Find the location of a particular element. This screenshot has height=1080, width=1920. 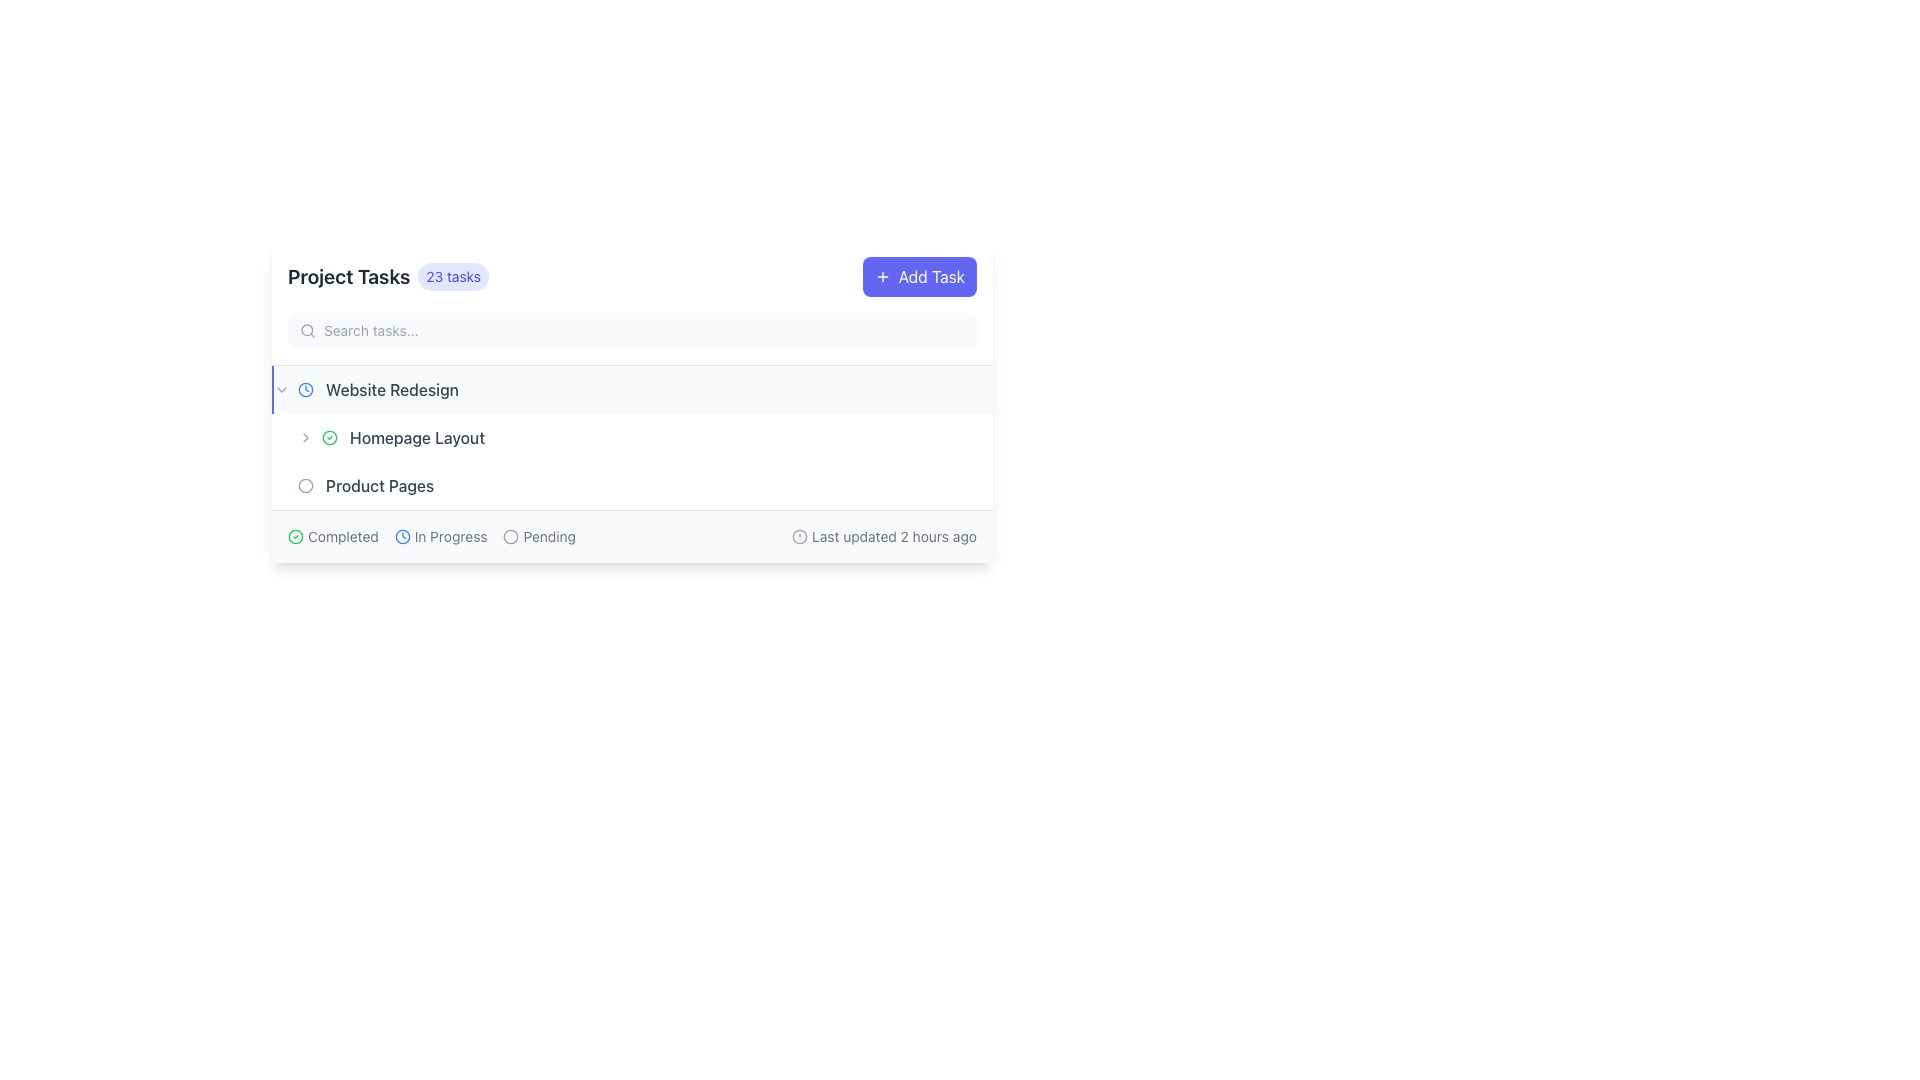

the second task entry in the project management interface to get more details about the task is located at coordinates (631, 437).